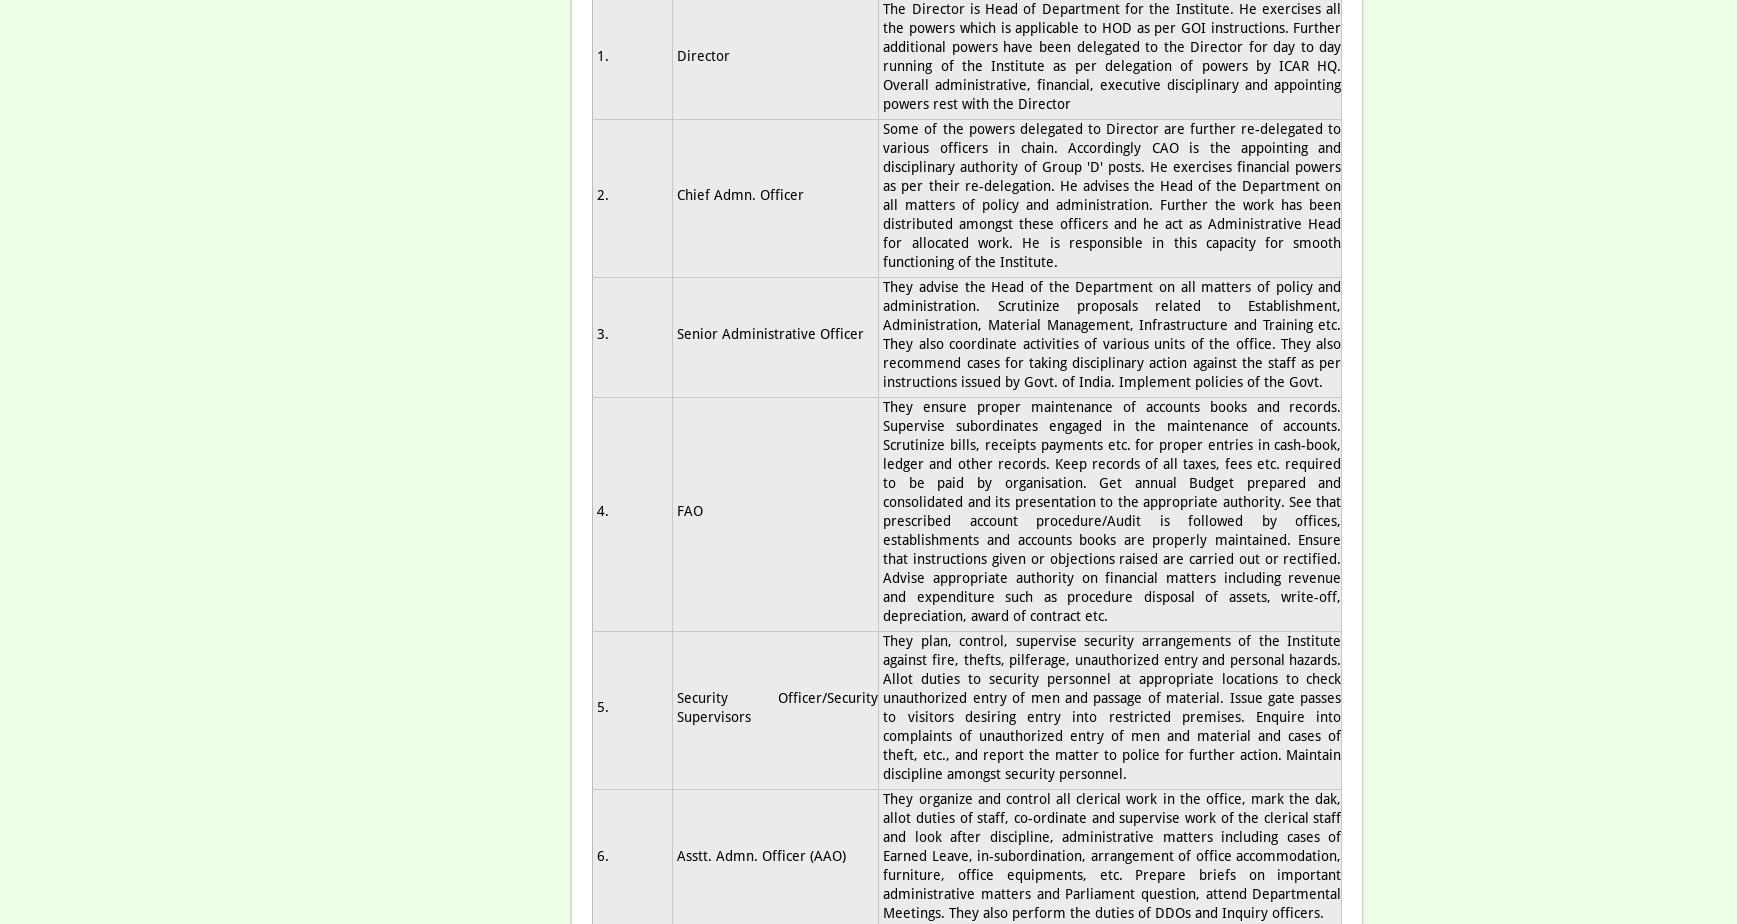 This screenshot has height=924, width=1737. I want to click on 'They ensure proper maintenance of accounts books and records. Supervise subordinates engaged in the maintenance of accounts. Scrutinize bills, receipts payments etc. for proper entries in cash-book, ledger and other records. Keep records of all taxes, fees etc. required to be paid by organisation. Get annual Budget prepared and consolidated and its presentation to the appropriate authority. See that prescribed account procedure/Audit is followed by offices, establishments and accounts books are properly maintained. Ensure that instructions given or objections raised are carried out or rectified. Advise appropriate authority on financial matters including revenue and expenditure such as procedure disposal of assets, write-off, depreciation, award of contract etc.', so click(882, 510).